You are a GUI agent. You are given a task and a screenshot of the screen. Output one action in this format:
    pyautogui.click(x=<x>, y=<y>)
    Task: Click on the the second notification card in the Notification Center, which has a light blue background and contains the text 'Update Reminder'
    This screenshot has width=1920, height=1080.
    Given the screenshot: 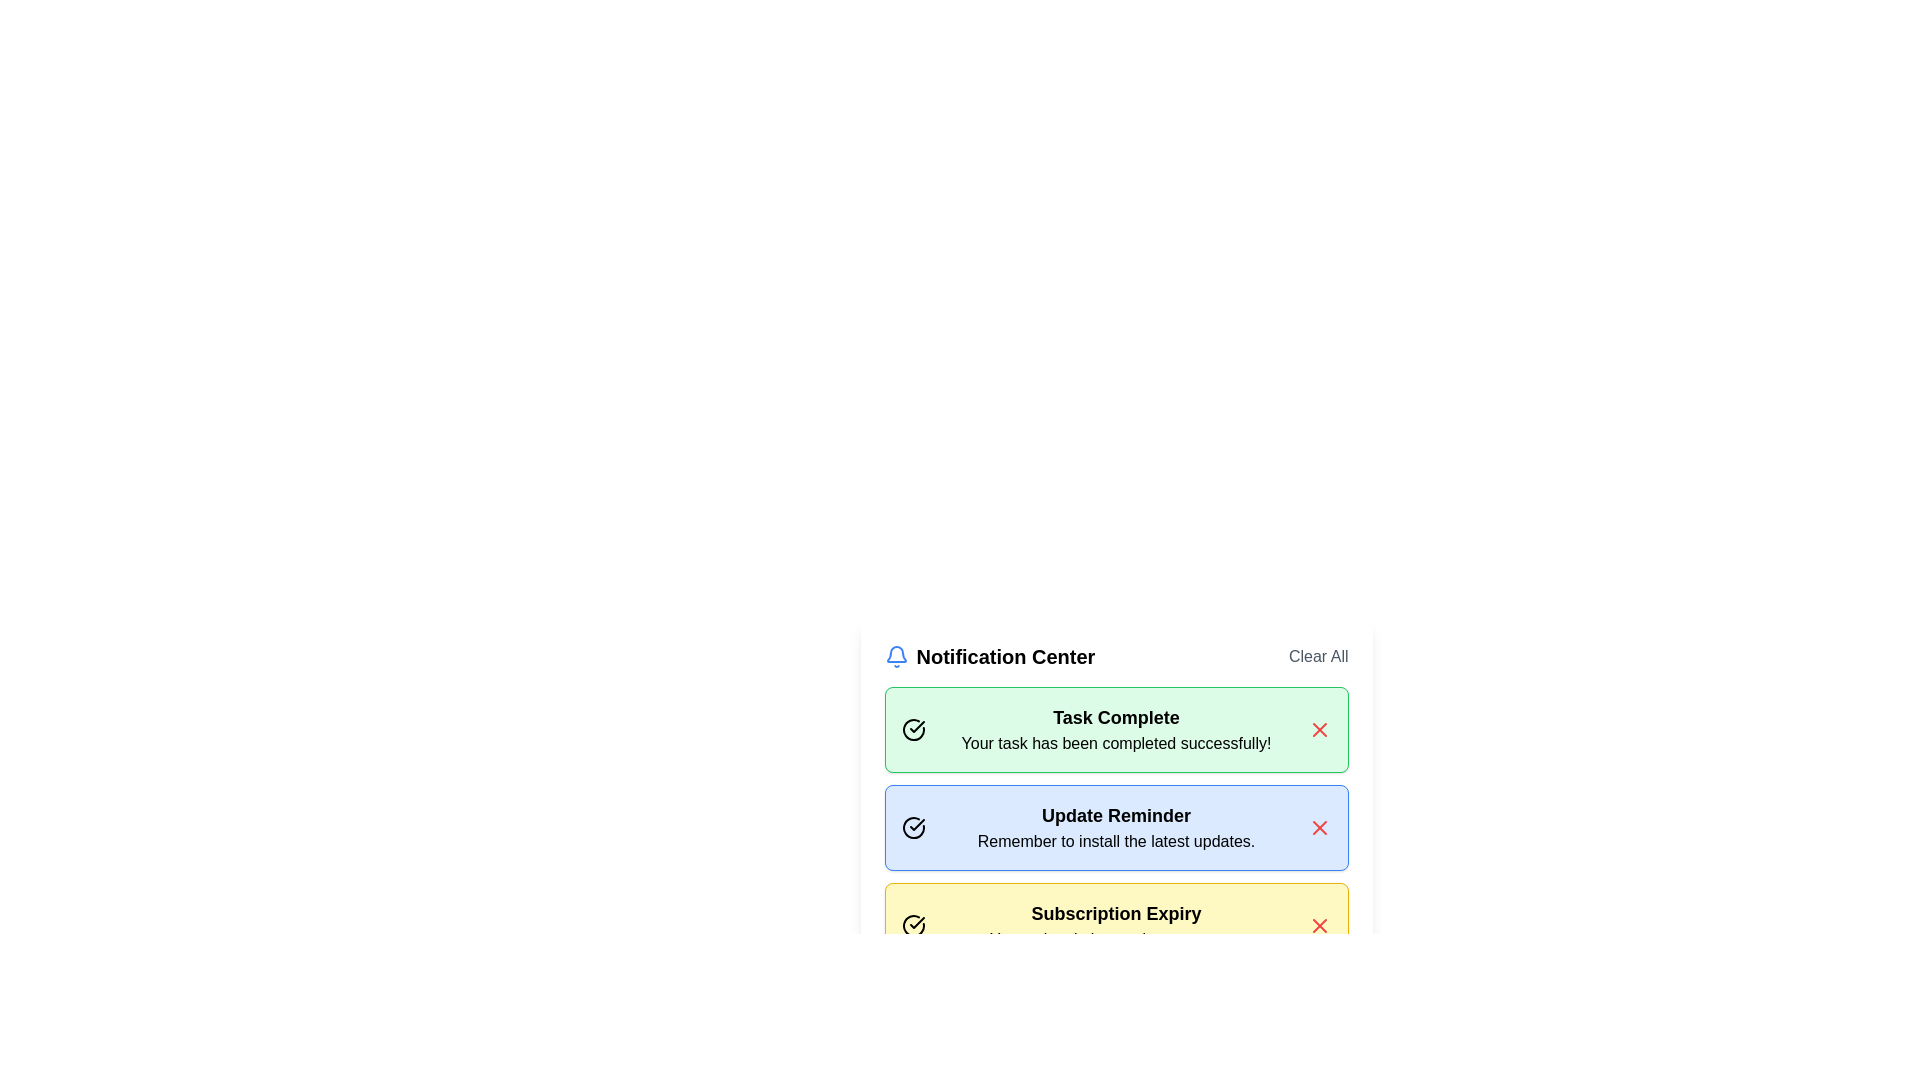 What is the action you would take?
    pyautogui.click(x=1115, y=828)
    